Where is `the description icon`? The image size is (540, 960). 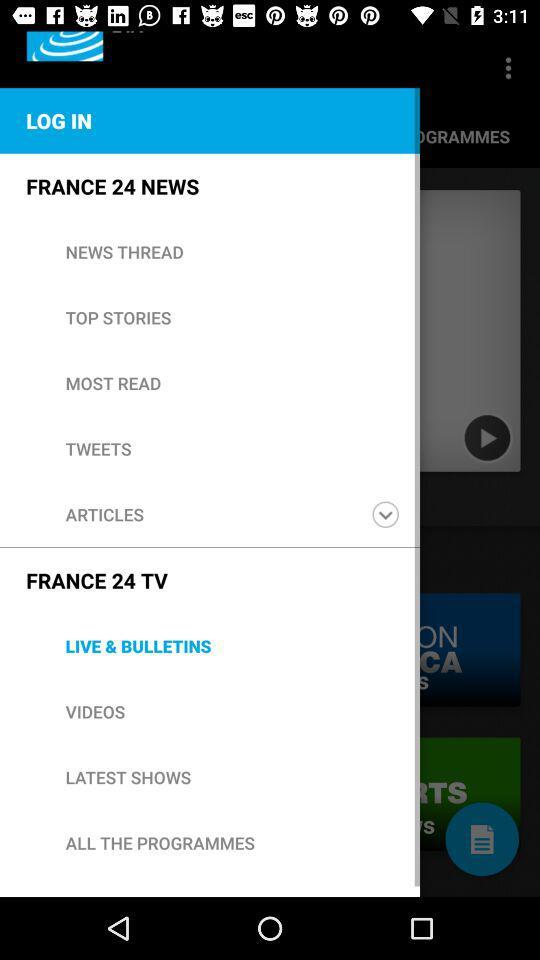 the description icon is located at coordinates (481, 839).